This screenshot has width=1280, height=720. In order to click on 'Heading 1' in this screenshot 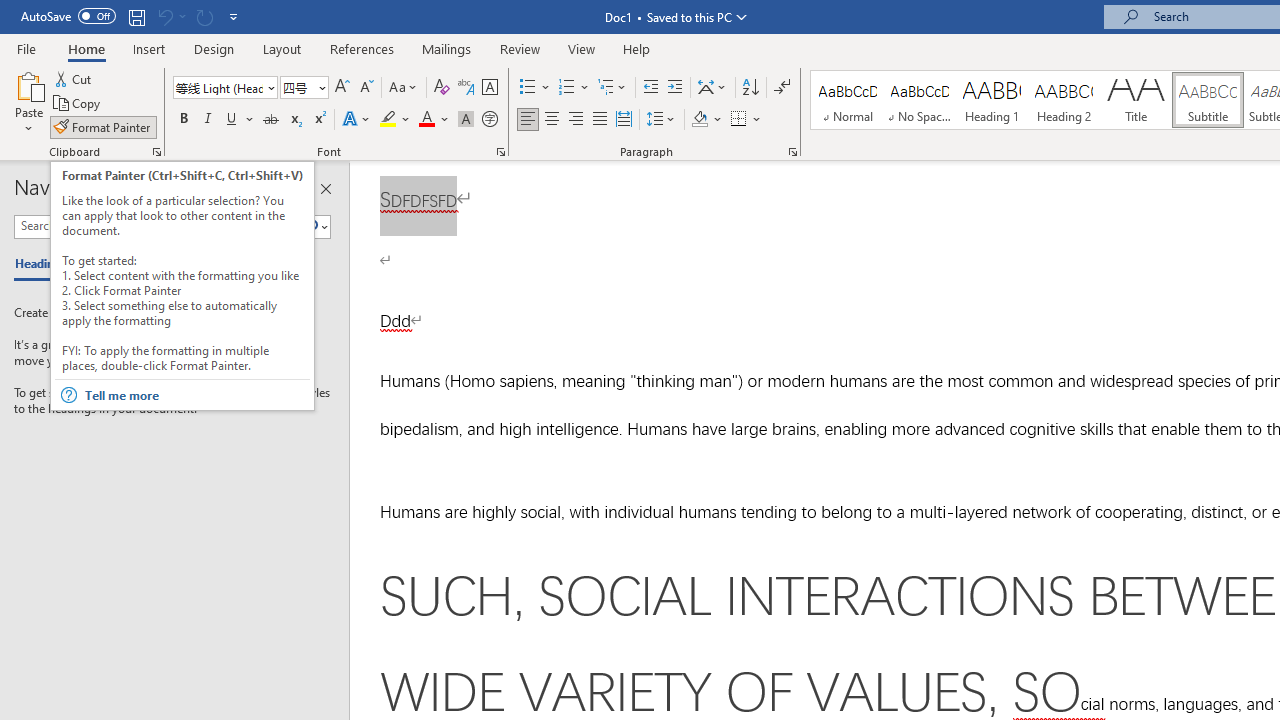, I will do `click(992, 100)`.